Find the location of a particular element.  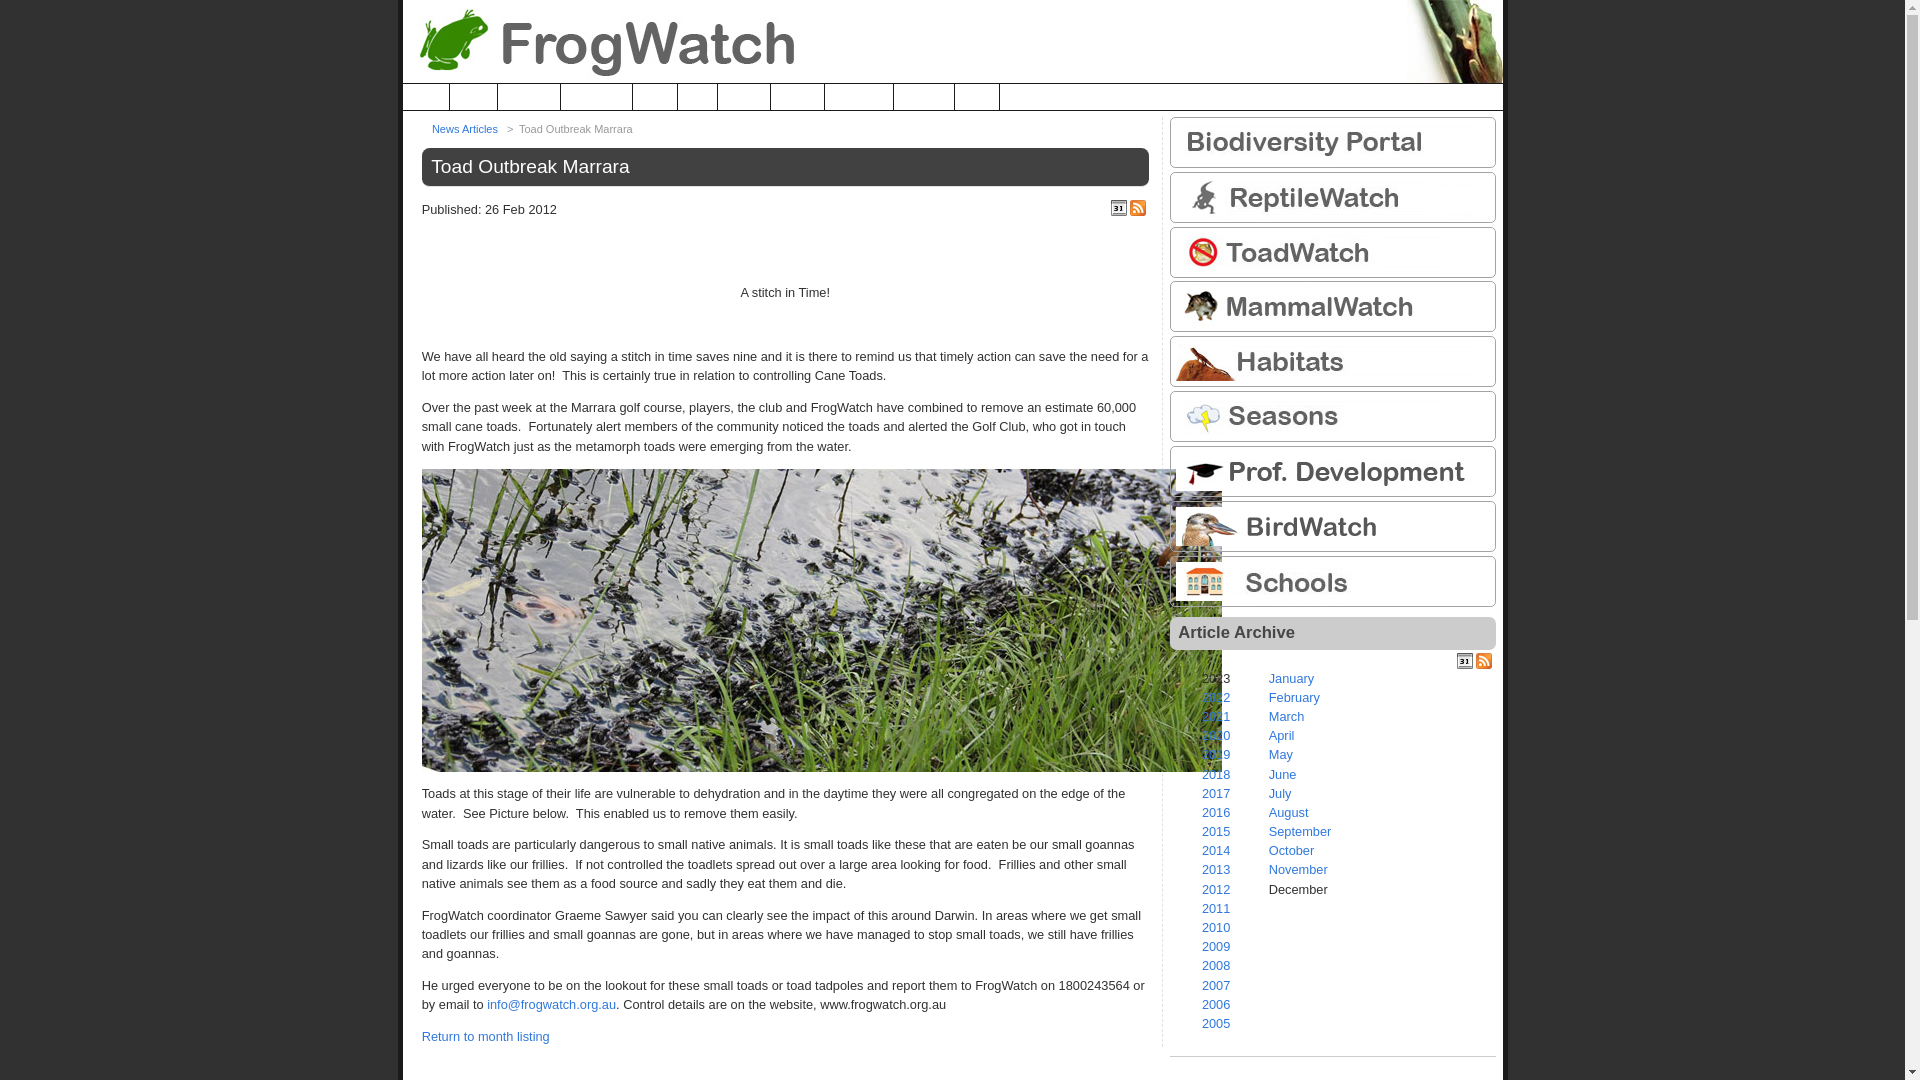

'February' is located at coordinates (1294, 696).